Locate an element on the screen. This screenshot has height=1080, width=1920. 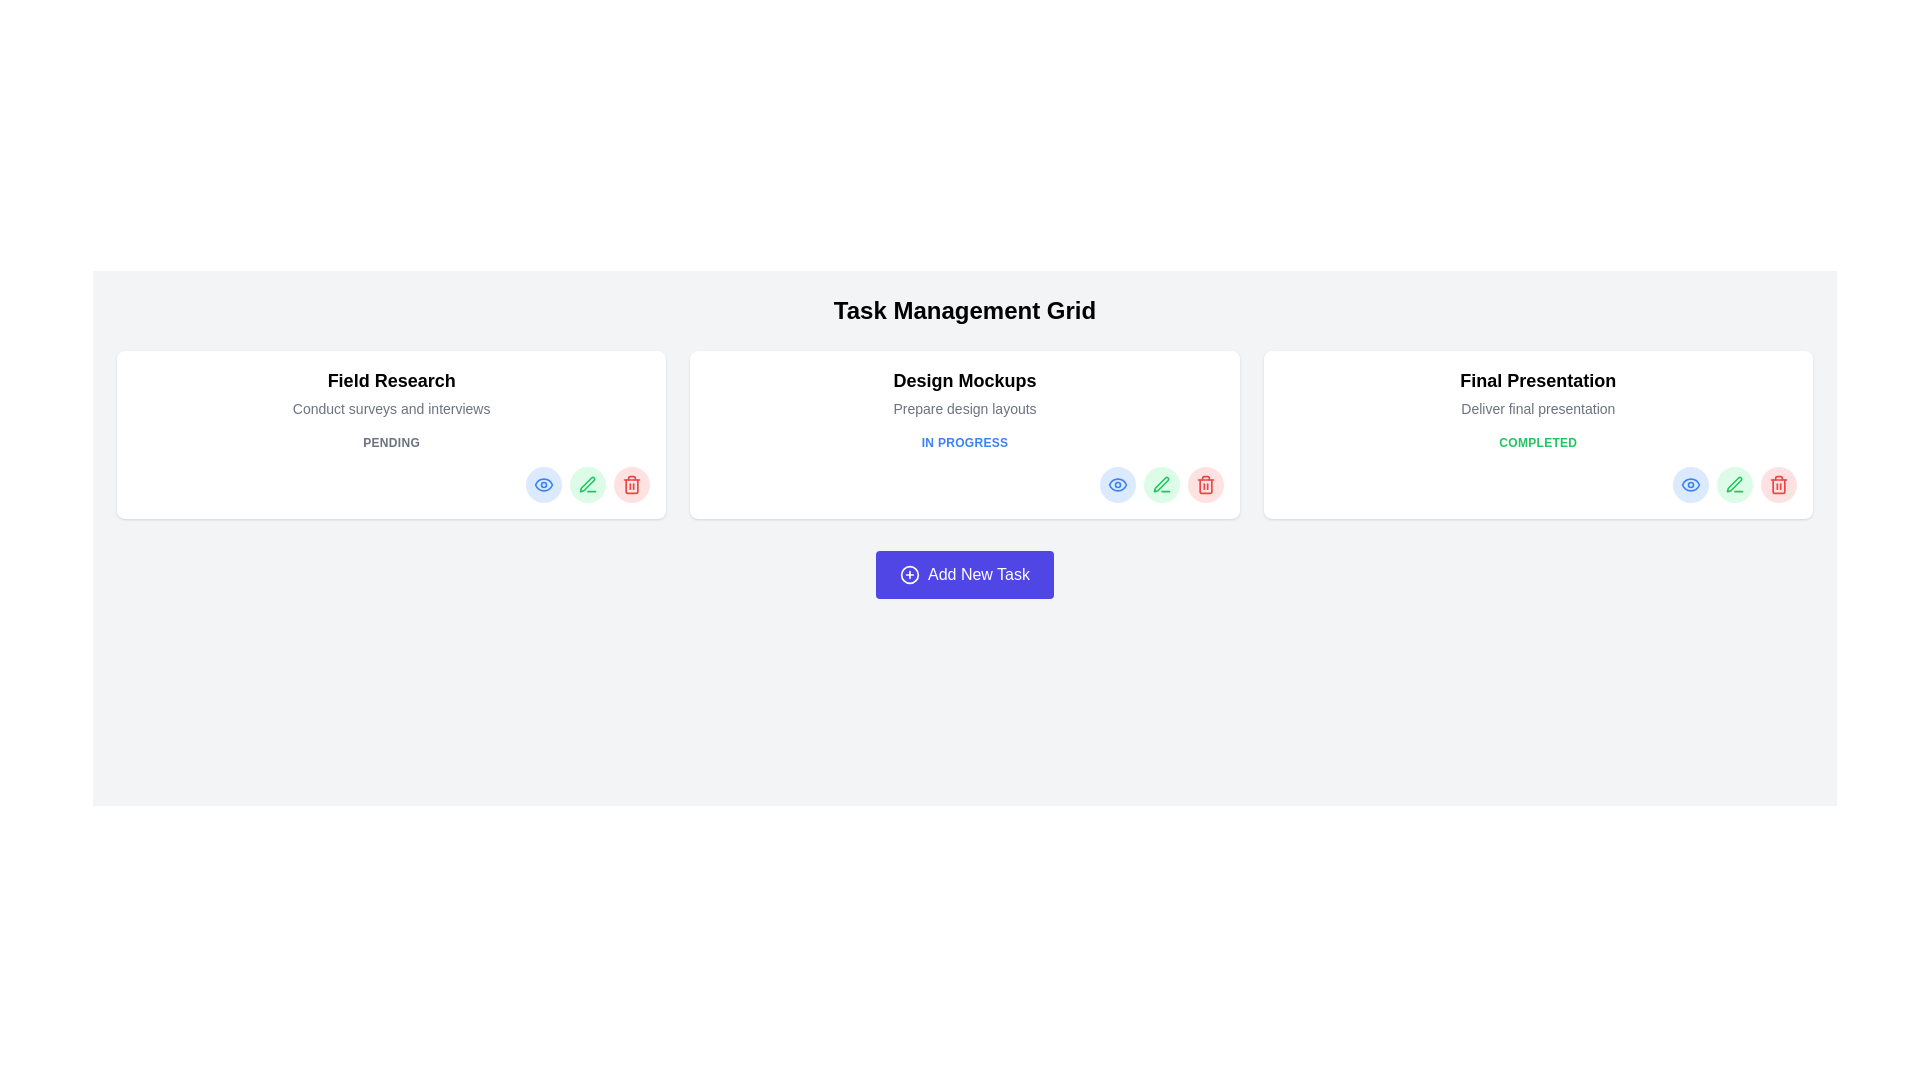
the 'Pending' text label styled in uppercase, bold, gray font, located within the 'Field Research' task card in the 'Task Management Grid', positioned between the descriptive text and the action buttons is located at coordinates (391, 442).